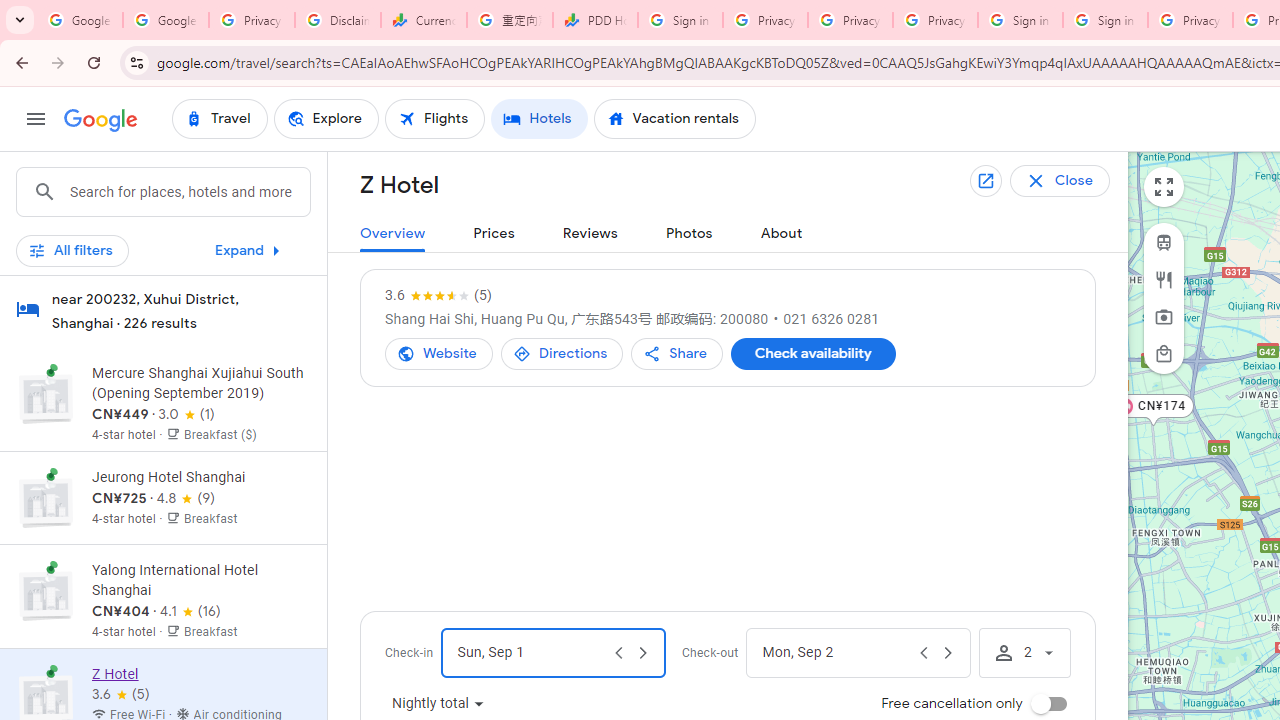  What do you see at coordinates (1020, 20) in the screenshot?
I see `'Sign in - Google Accounts'` at bounding box center [1020, 20].